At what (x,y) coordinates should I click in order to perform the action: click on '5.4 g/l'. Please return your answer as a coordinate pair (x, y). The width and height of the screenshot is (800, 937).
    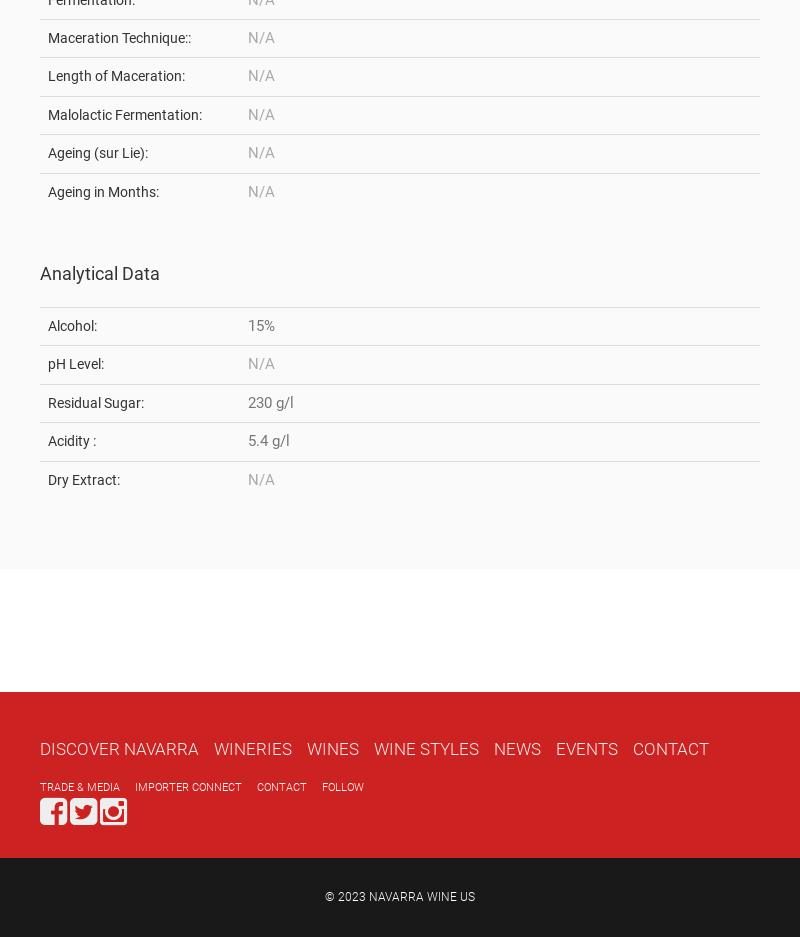
    Looking at the image, I should click on (268, 440).